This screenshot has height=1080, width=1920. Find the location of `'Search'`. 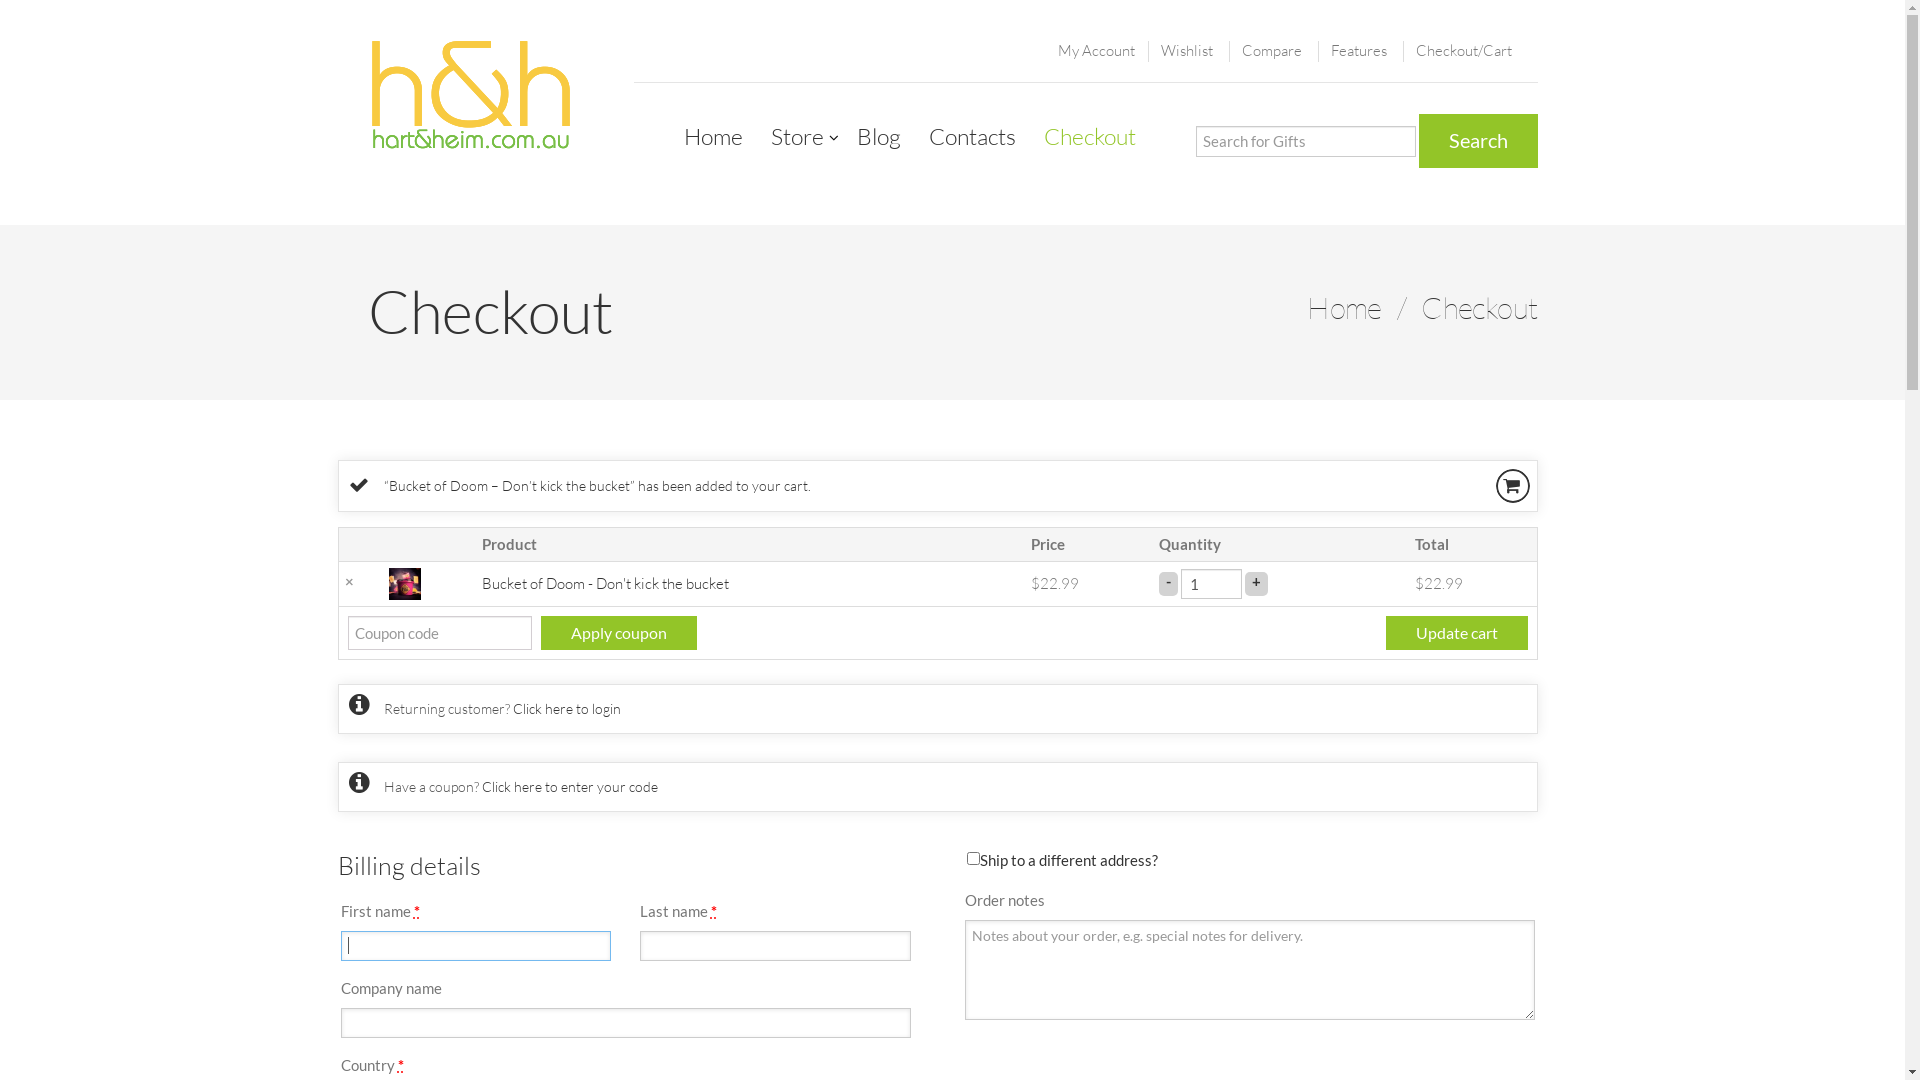

'Search' is located at coordinates (1477, 140).